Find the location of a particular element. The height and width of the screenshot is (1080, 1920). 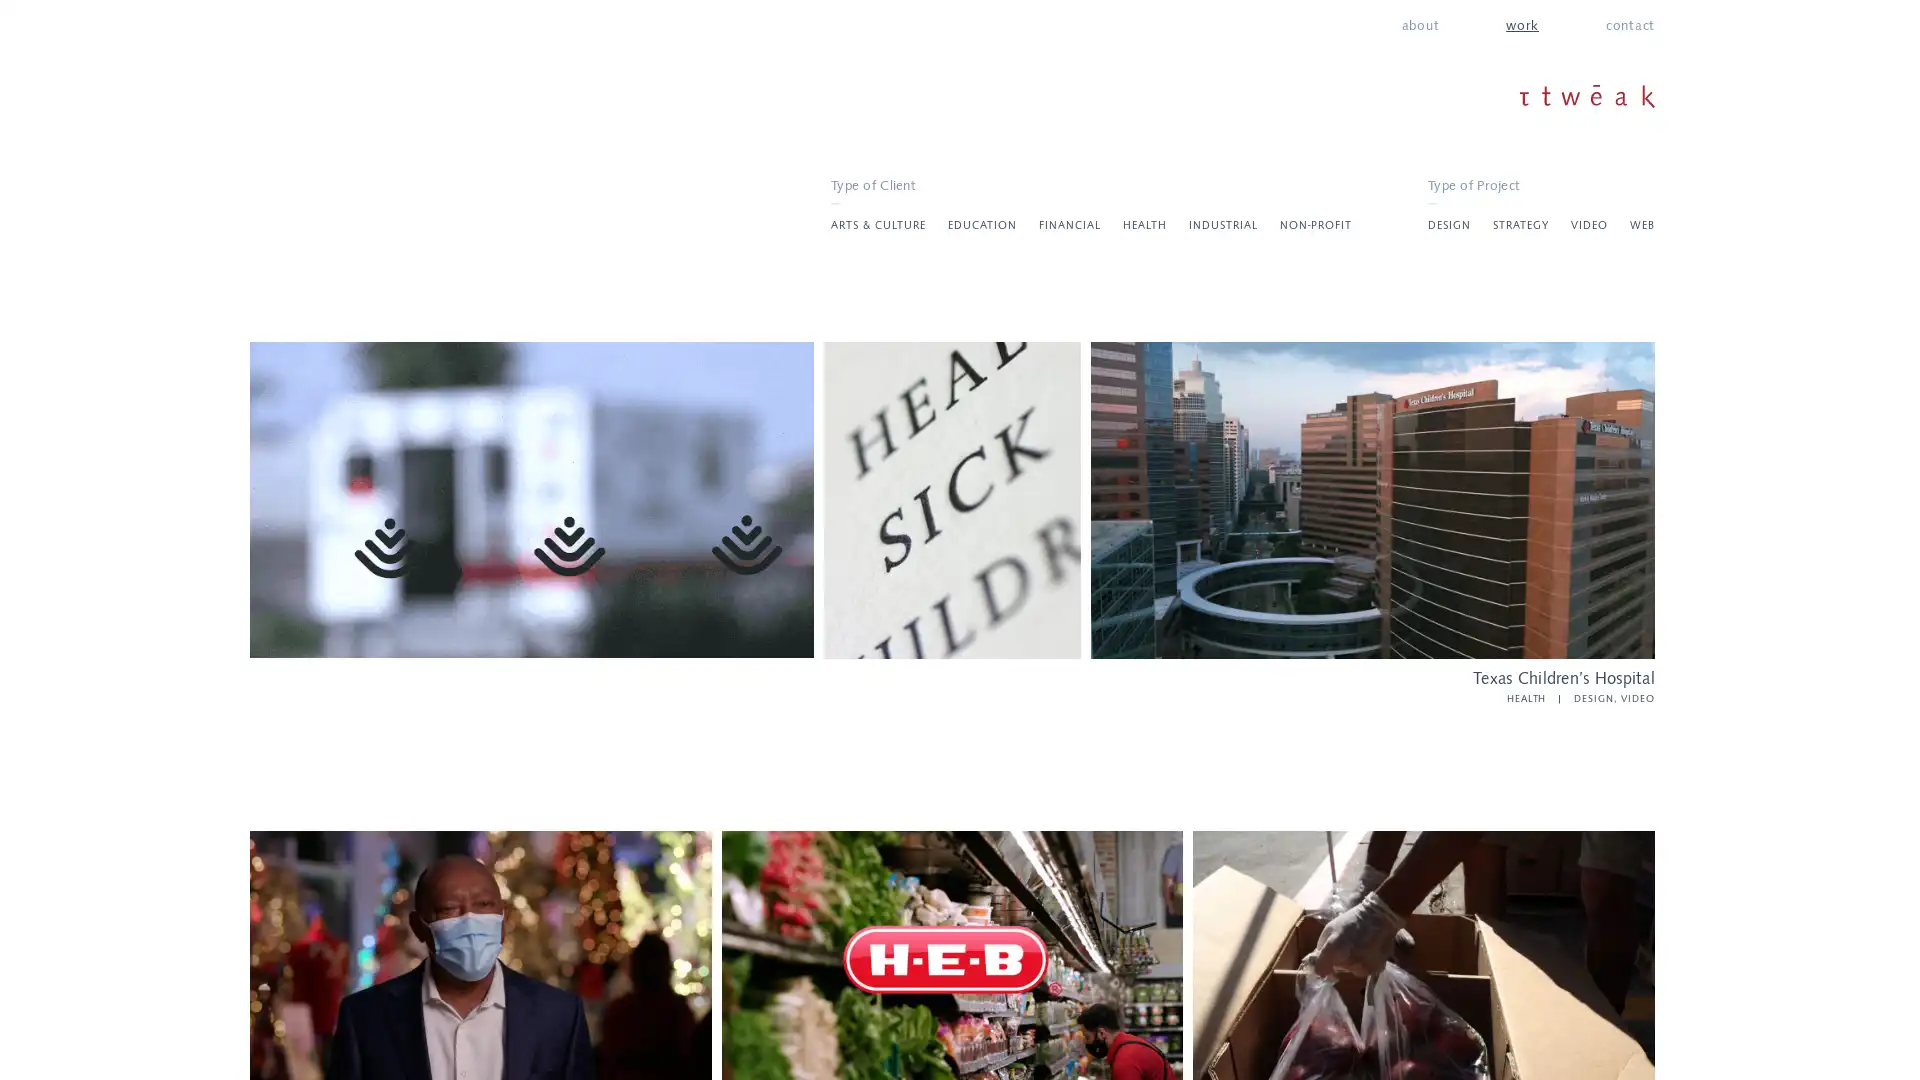

EDUCATION is located at coordinates (982, 225).